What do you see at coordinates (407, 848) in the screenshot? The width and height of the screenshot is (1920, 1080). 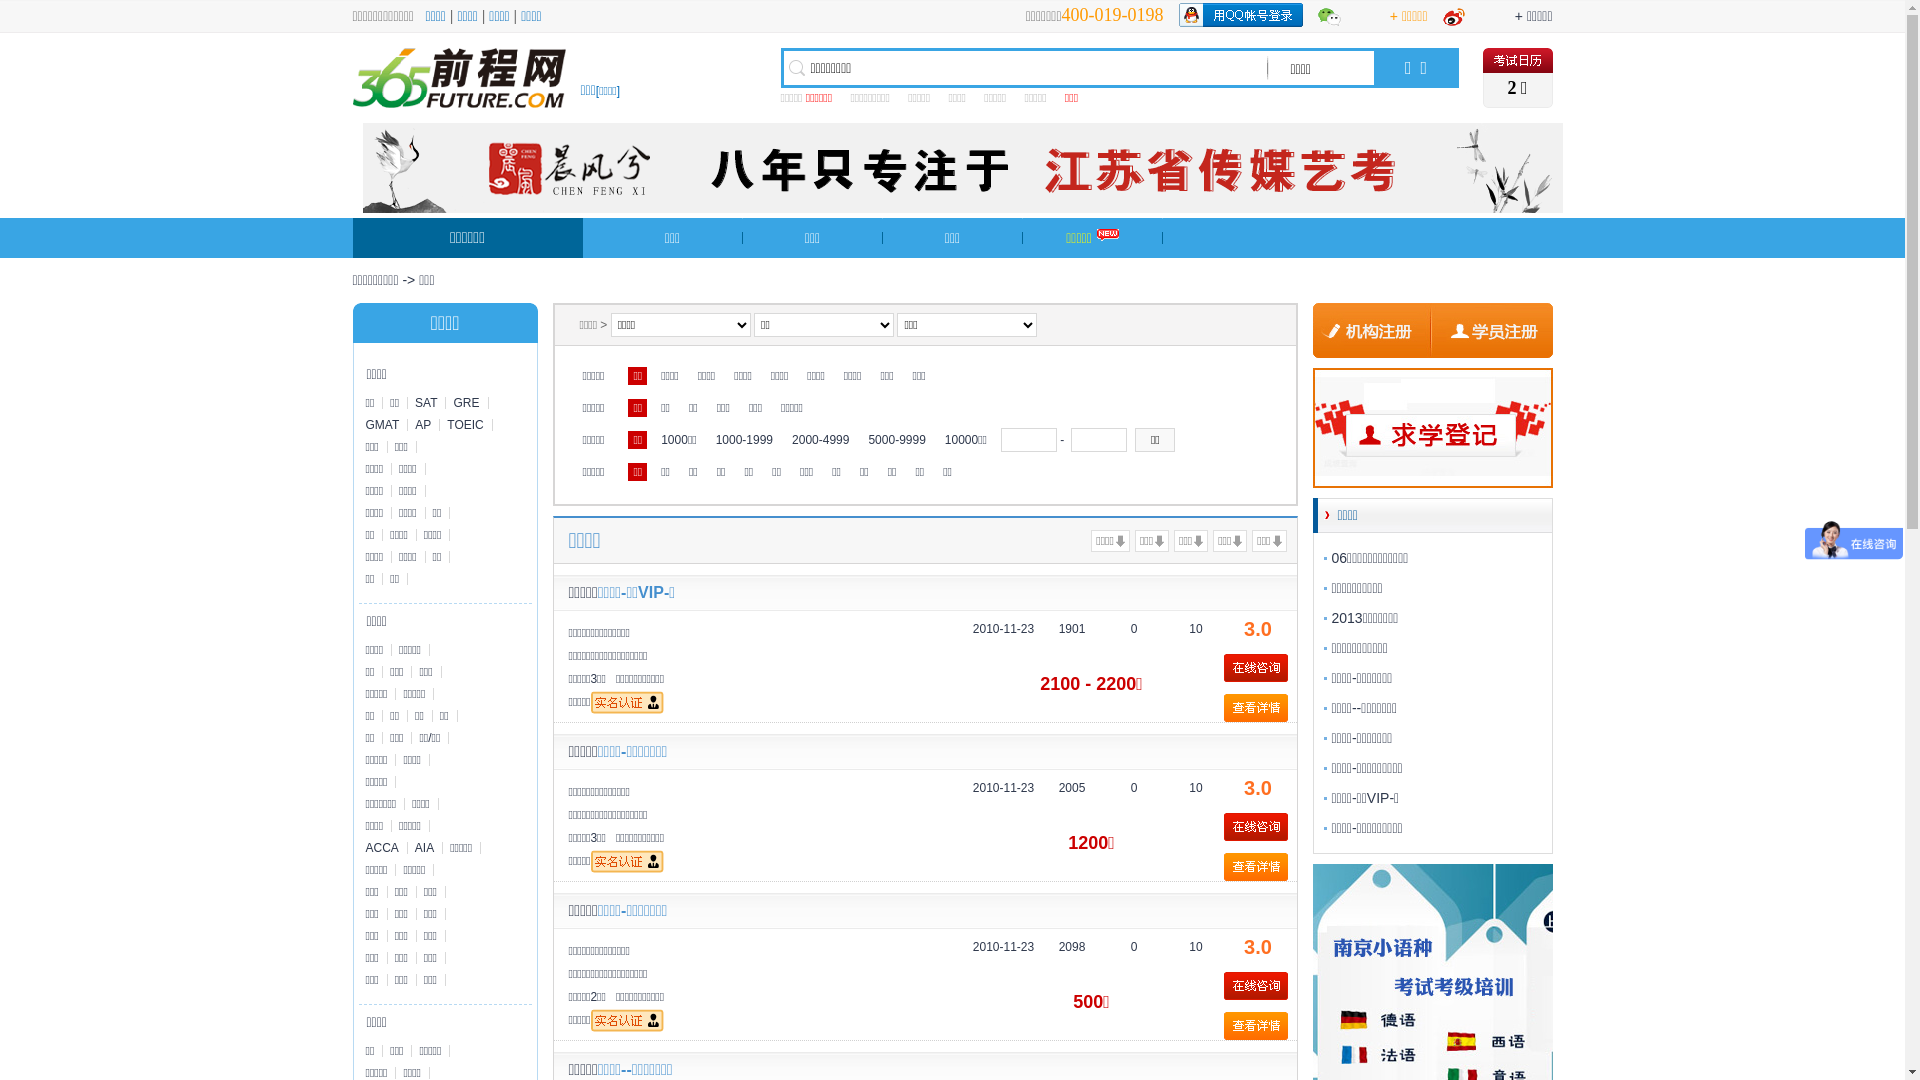 I see `'AIA'` at bounding box center [407, 848].